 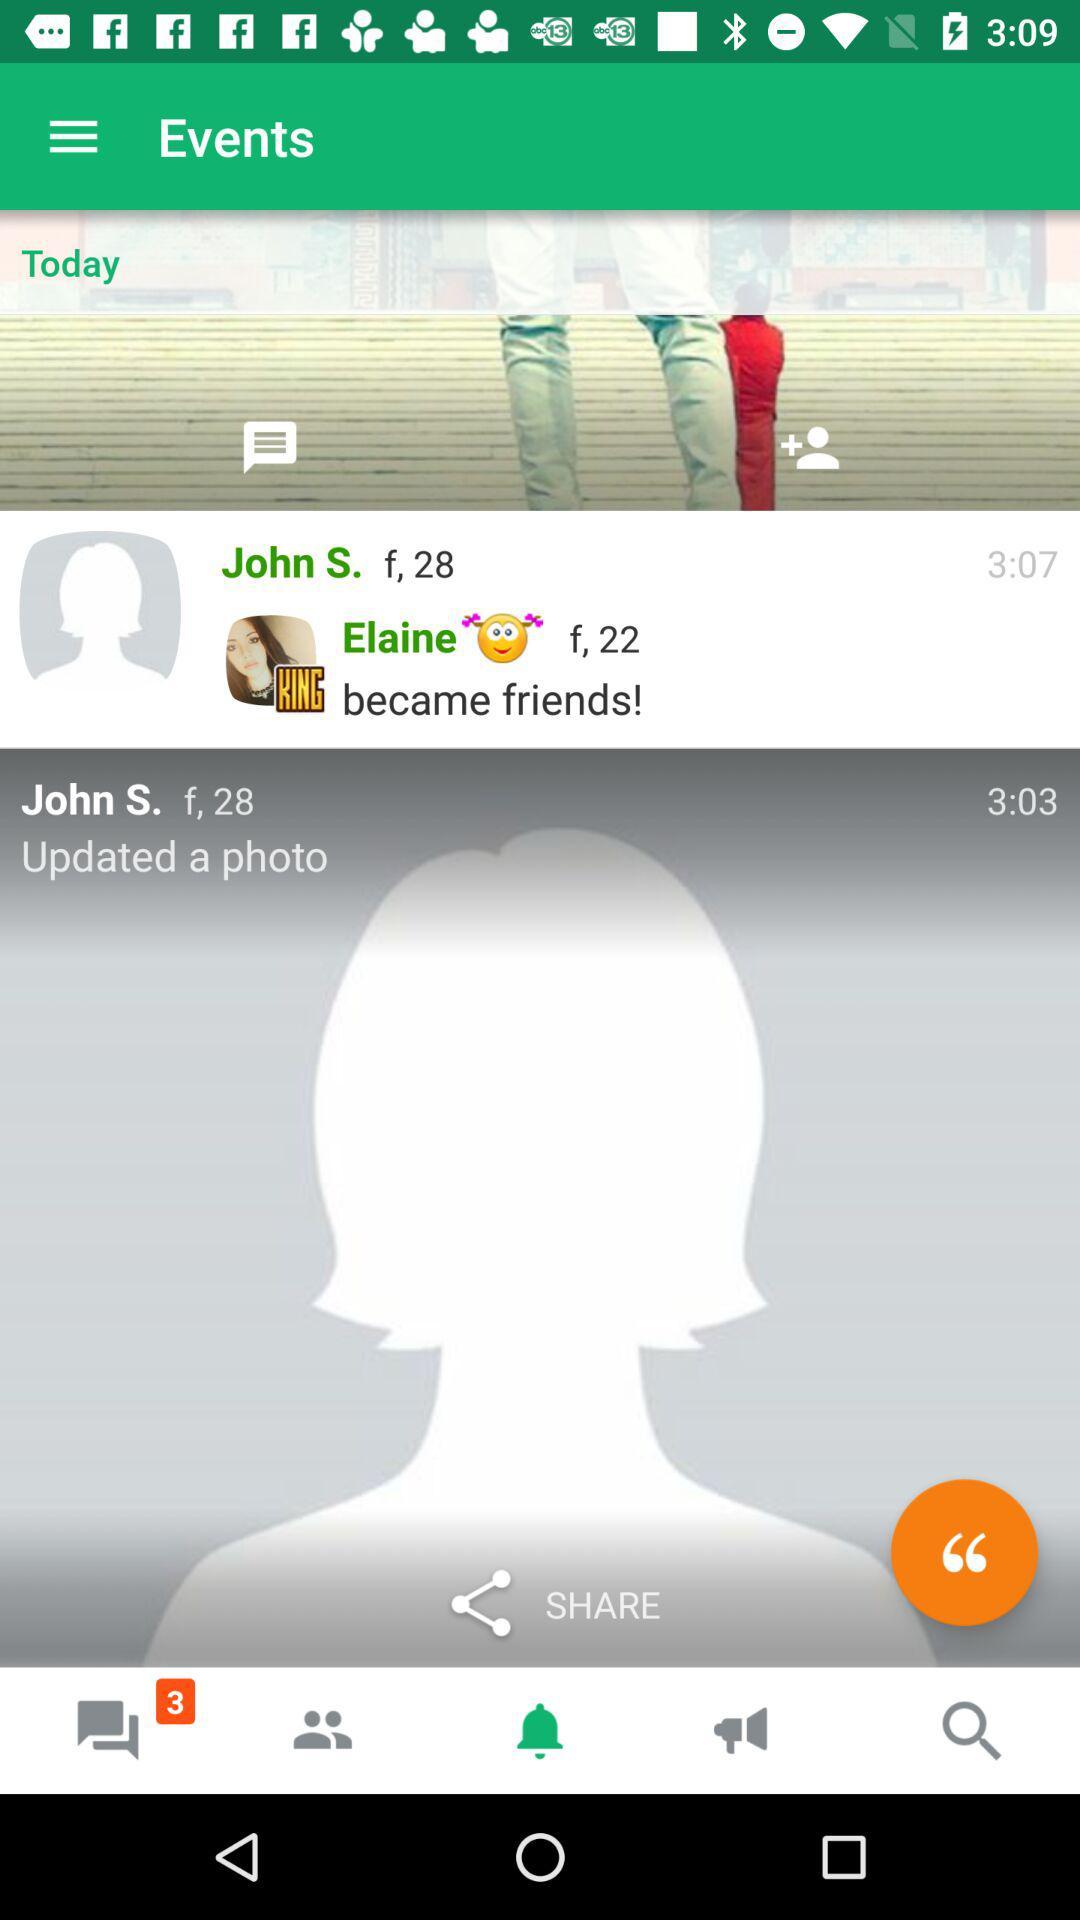 I want to click on icon next to the events app, so click(x=72, y=135).